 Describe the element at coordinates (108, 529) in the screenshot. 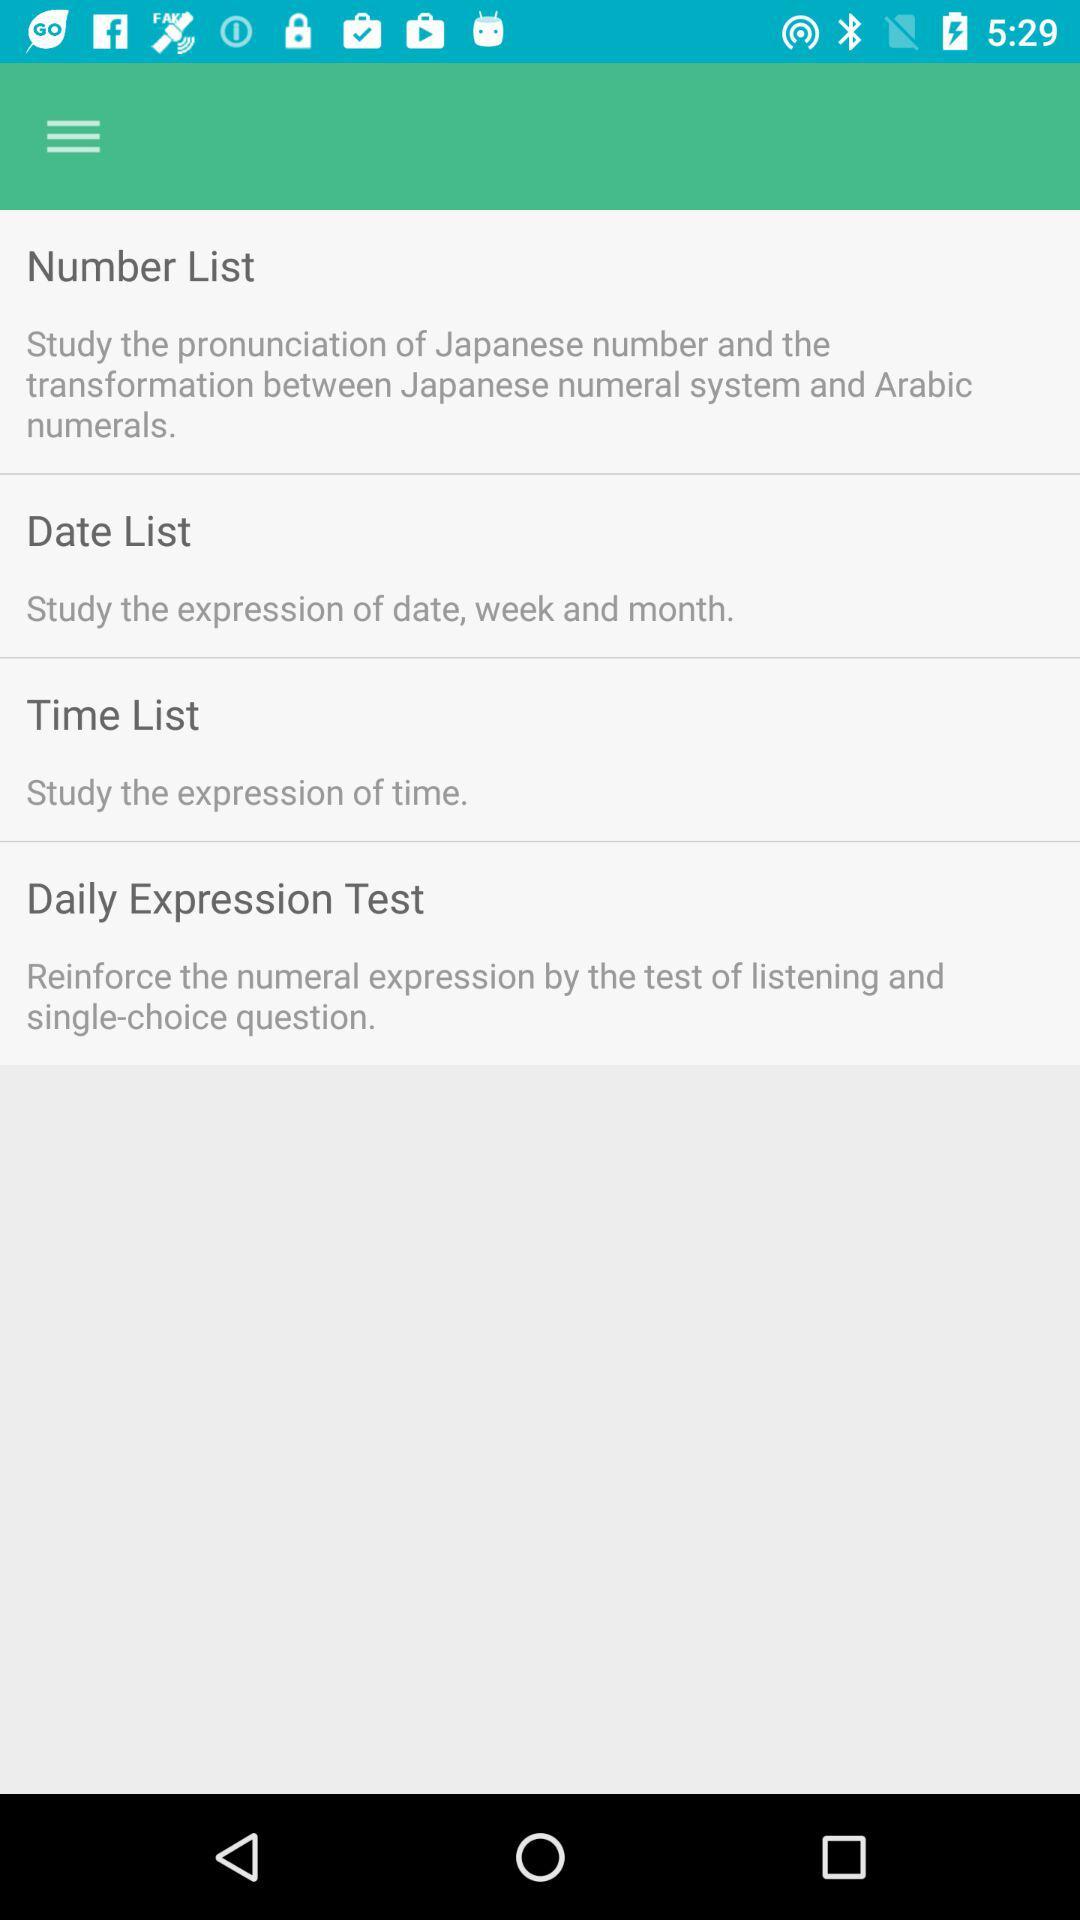

I see `the icon below study the pronunciation app` at that location.